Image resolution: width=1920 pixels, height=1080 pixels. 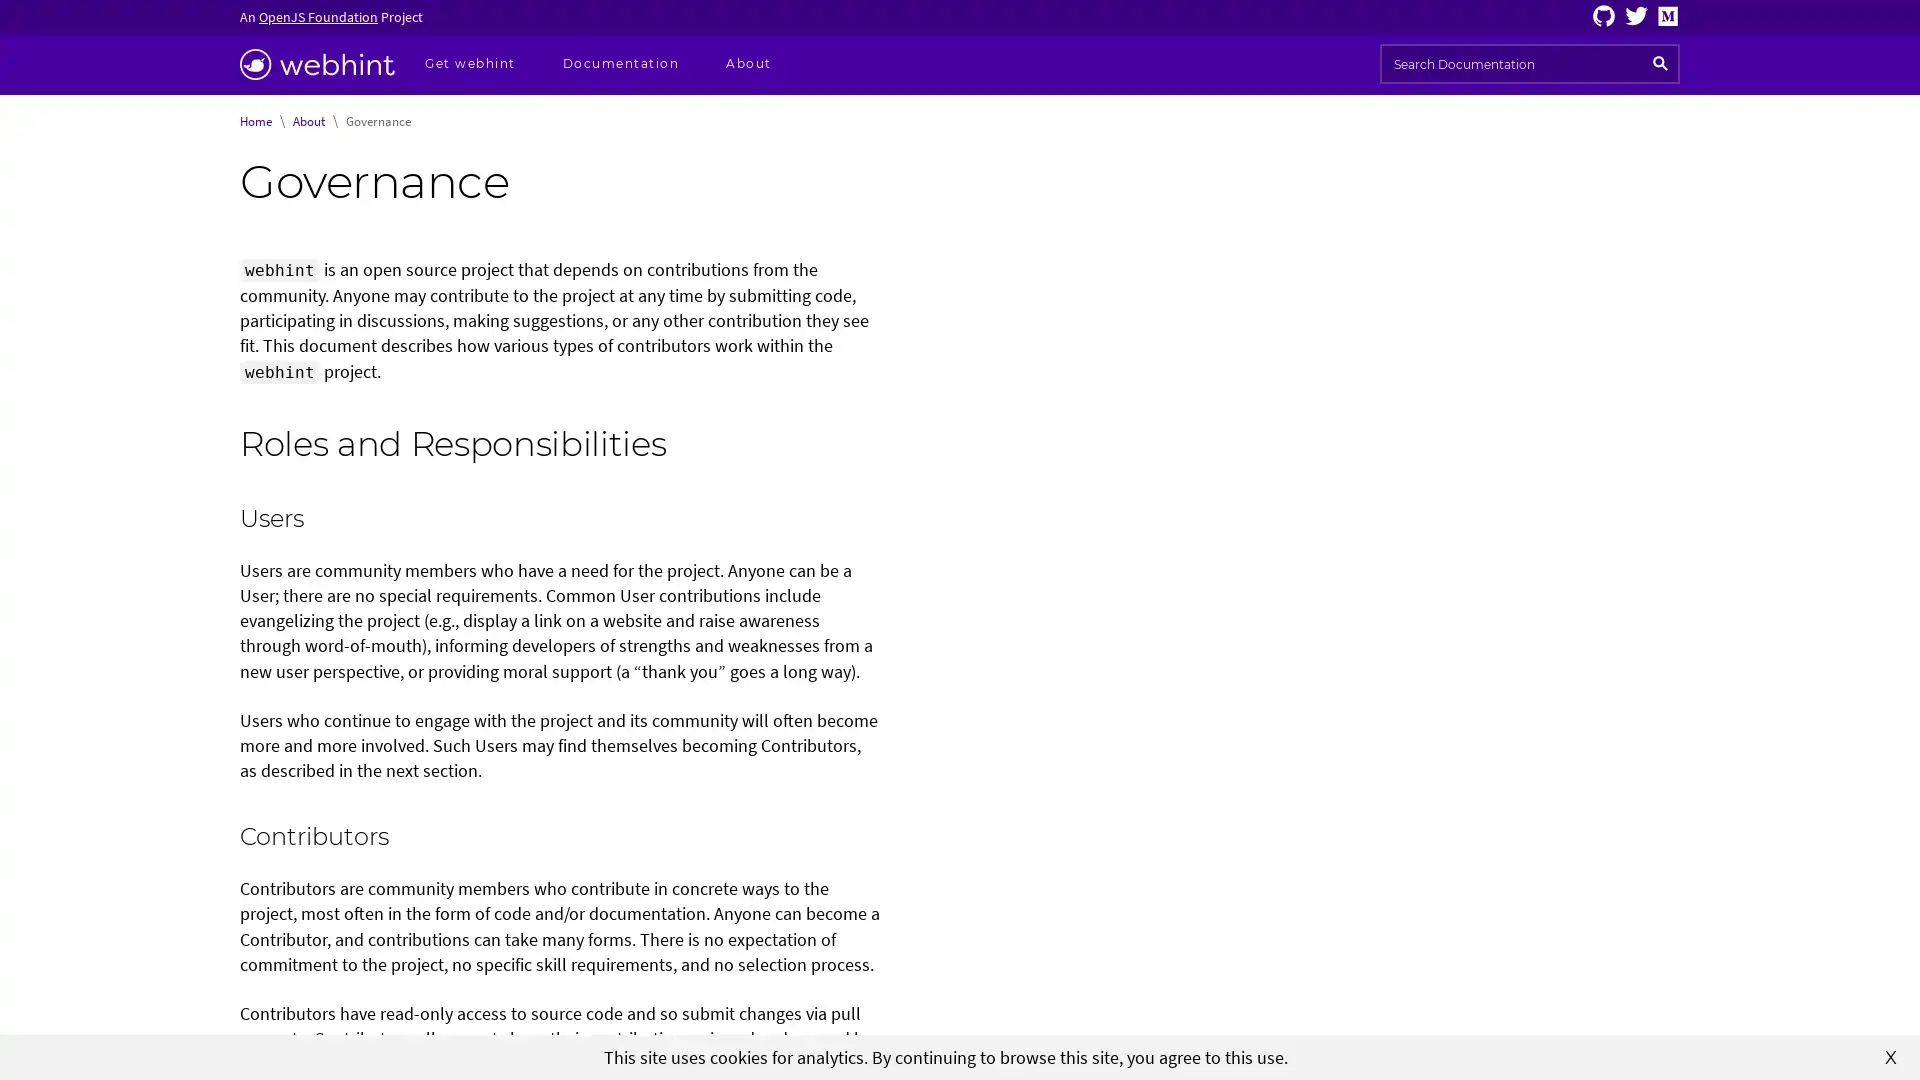 I want to click on close, so click(x=1890, y=1055).